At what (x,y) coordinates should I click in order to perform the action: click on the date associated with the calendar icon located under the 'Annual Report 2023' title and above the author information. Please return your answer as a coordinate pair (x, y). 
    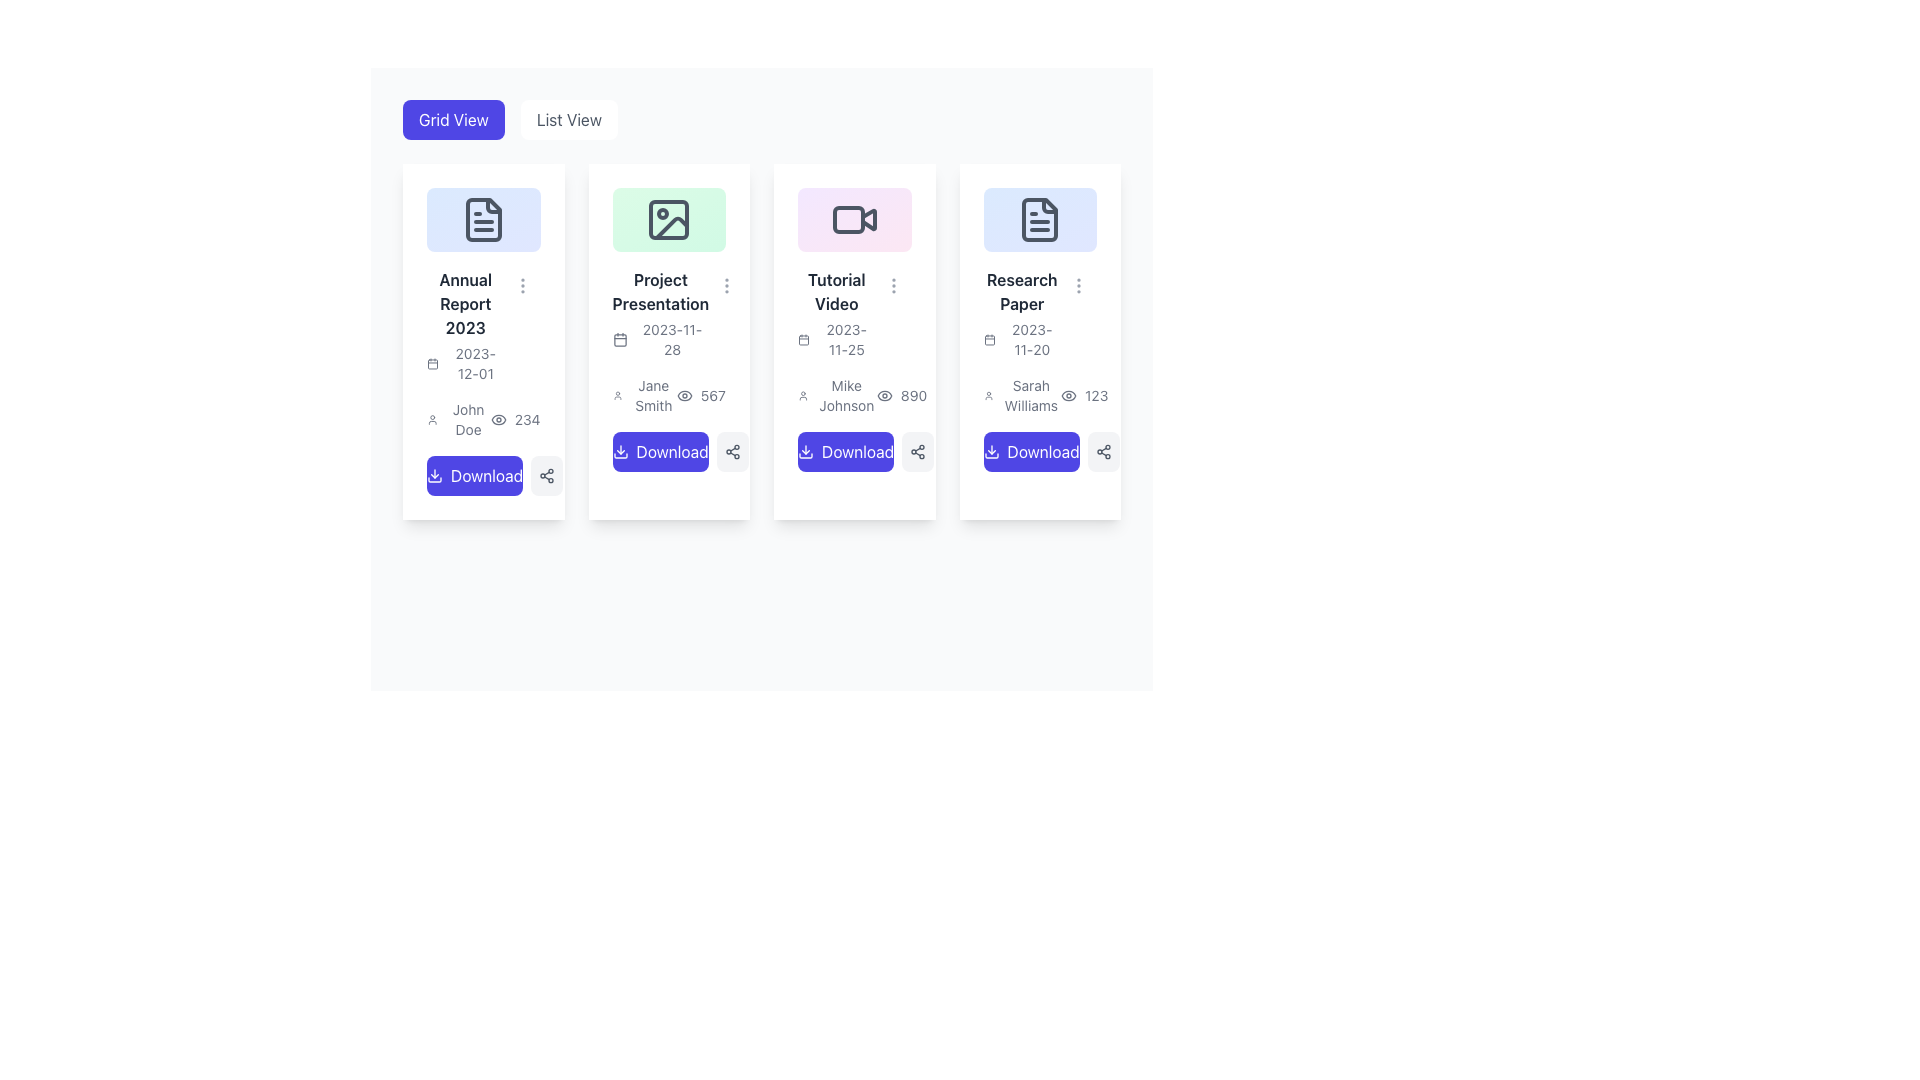
    Looking at the image, I should click on (431, 363).